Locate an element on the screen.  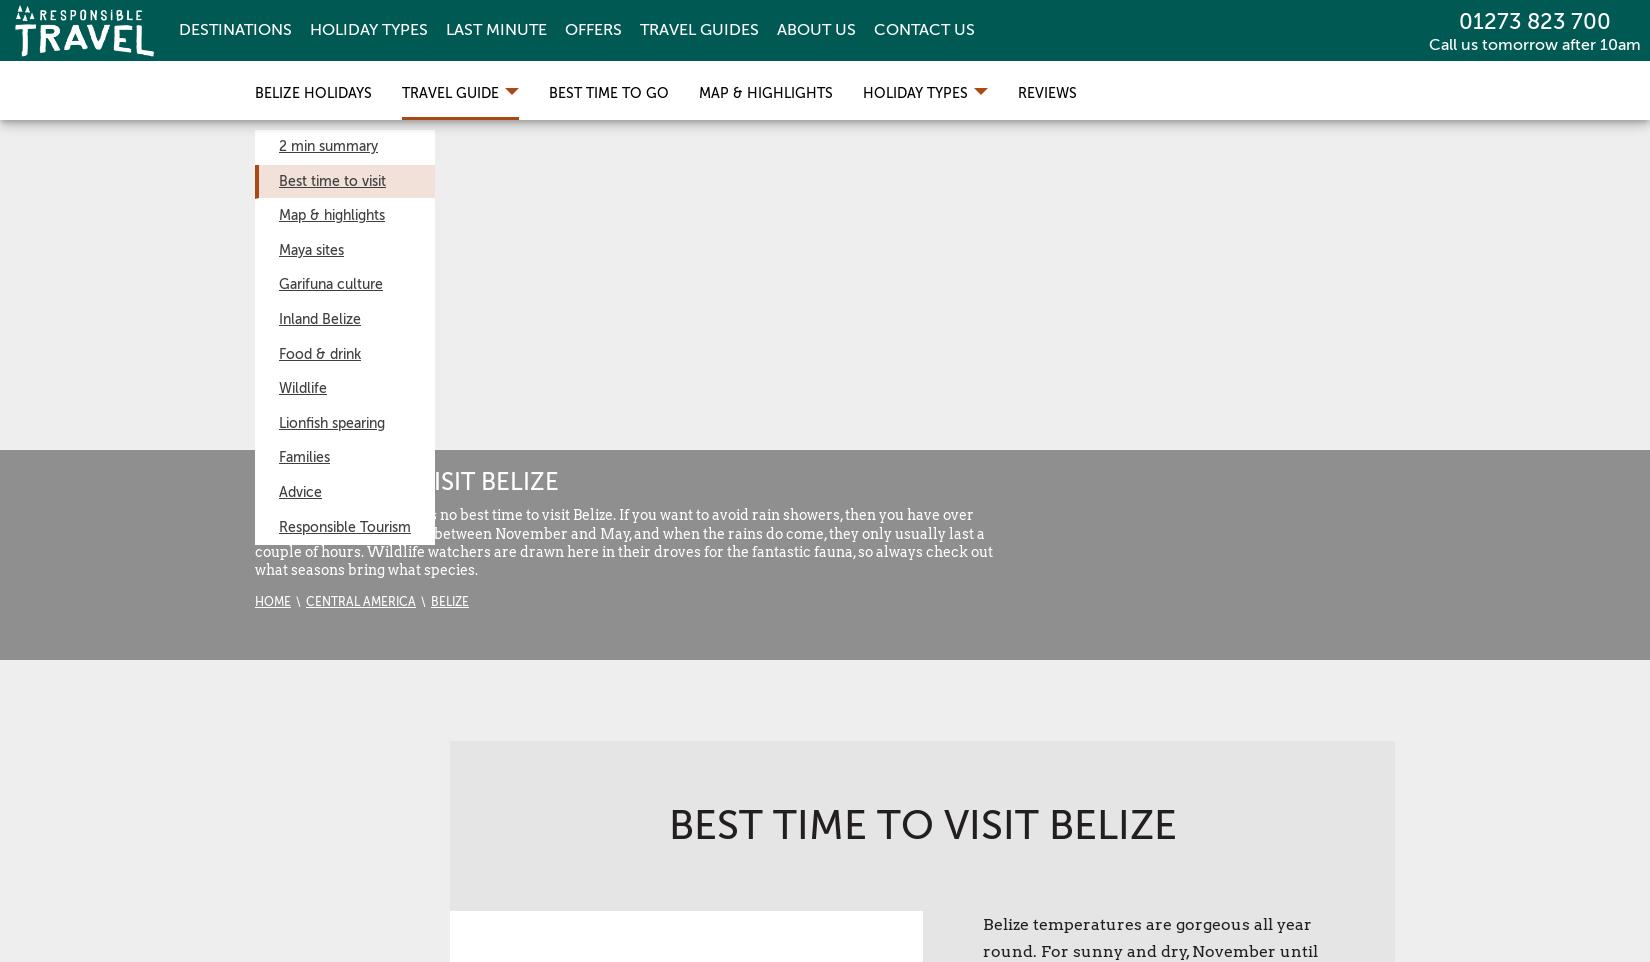
'Belize' is located at coordinates (448, 601).